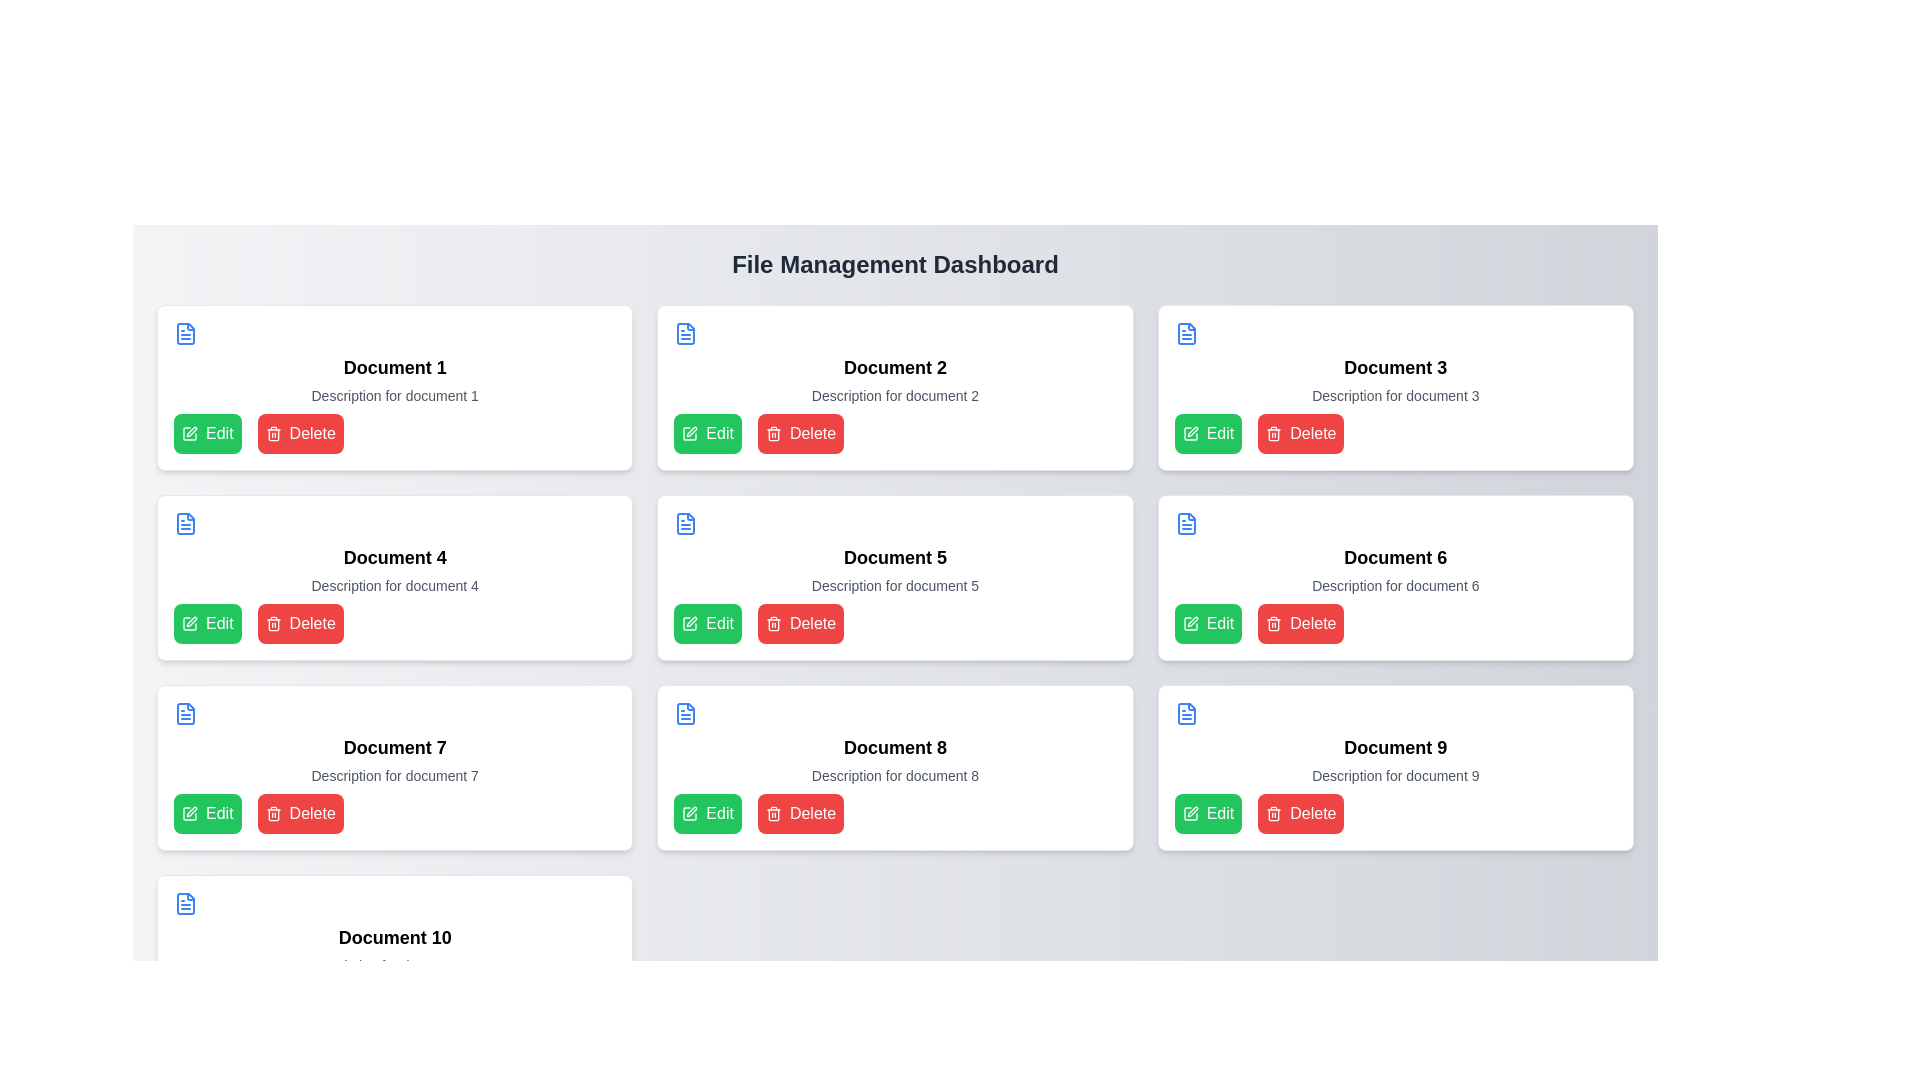 The width and height of the screenshot is (1920, 1080). What do you see at coordinates (1186, 712) in the screenshot?
I see `the small blue document icon within the card labeled 'Document 9' in the File Management Dashboard` at bounding box center [1186, 712].